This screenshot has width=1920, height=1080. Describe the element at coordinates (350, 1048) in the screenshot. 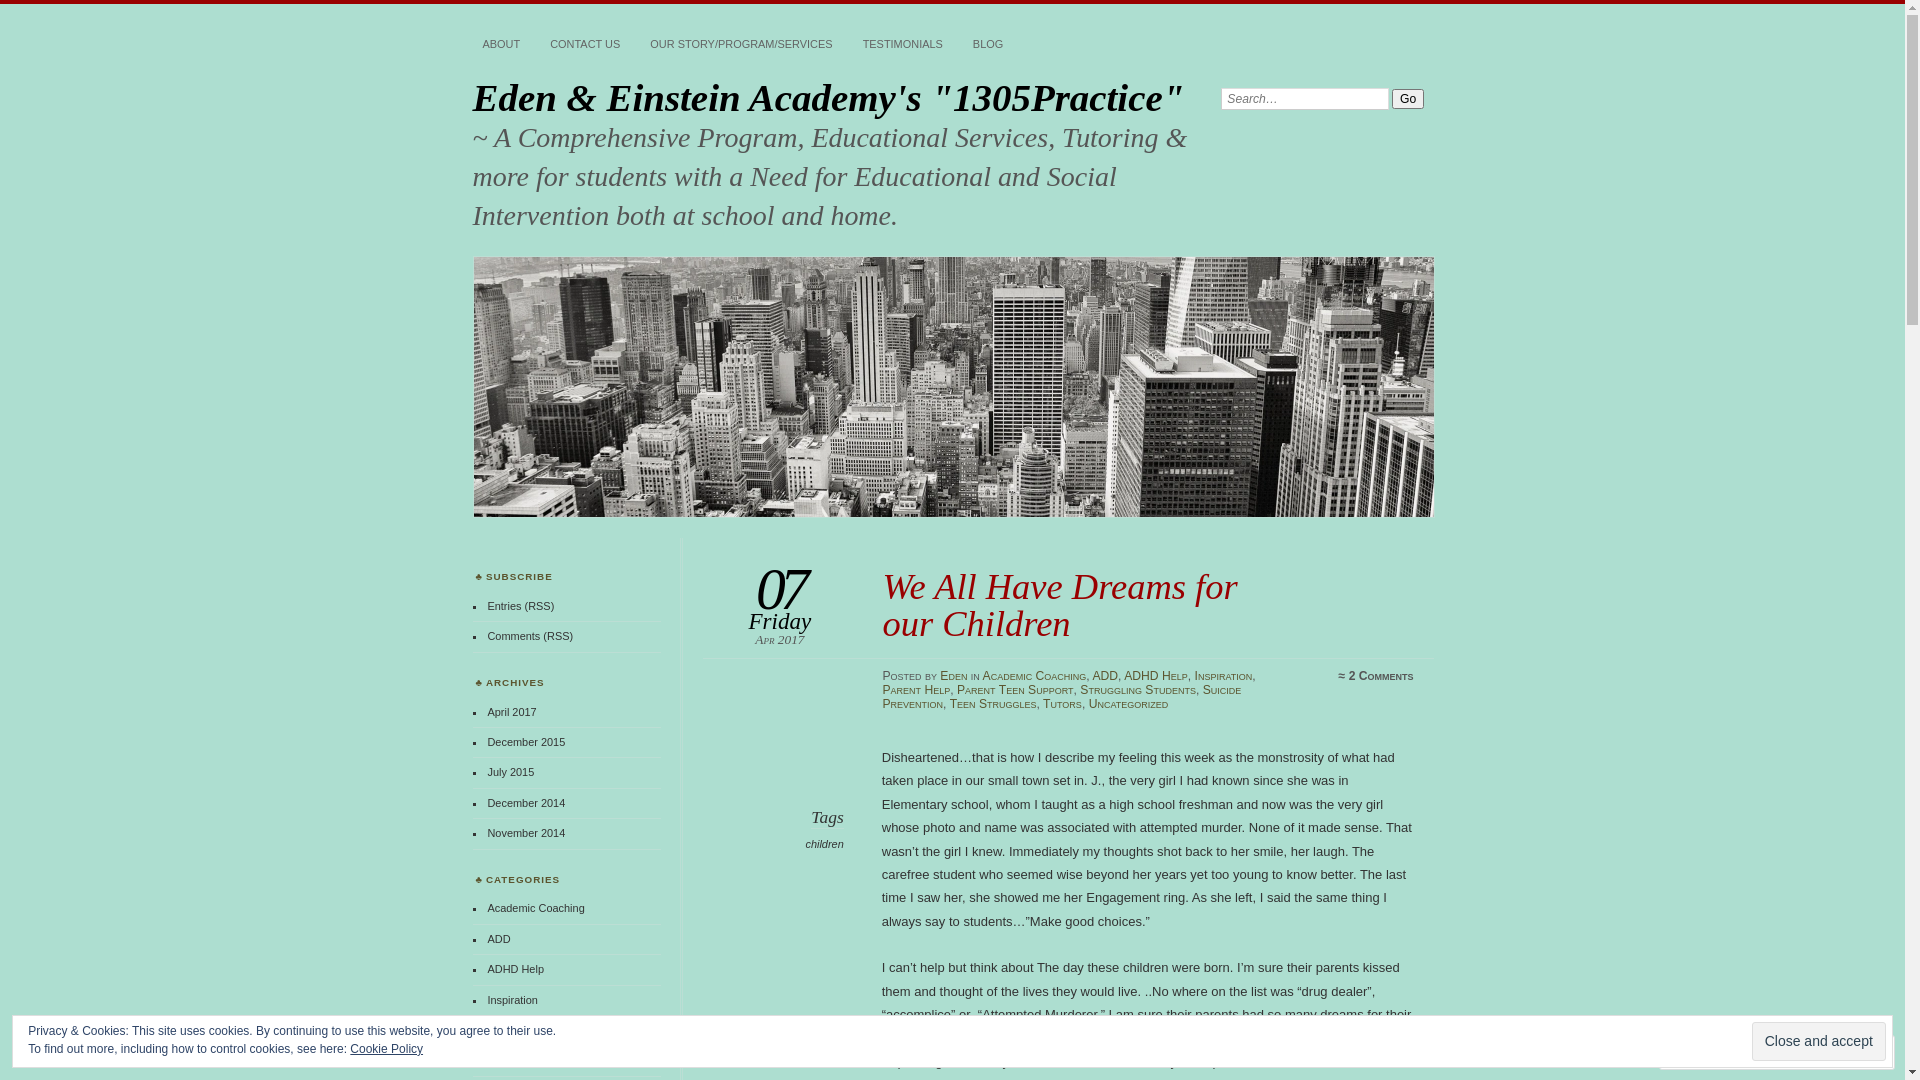

I see `'Cookie Policy'` at that location.